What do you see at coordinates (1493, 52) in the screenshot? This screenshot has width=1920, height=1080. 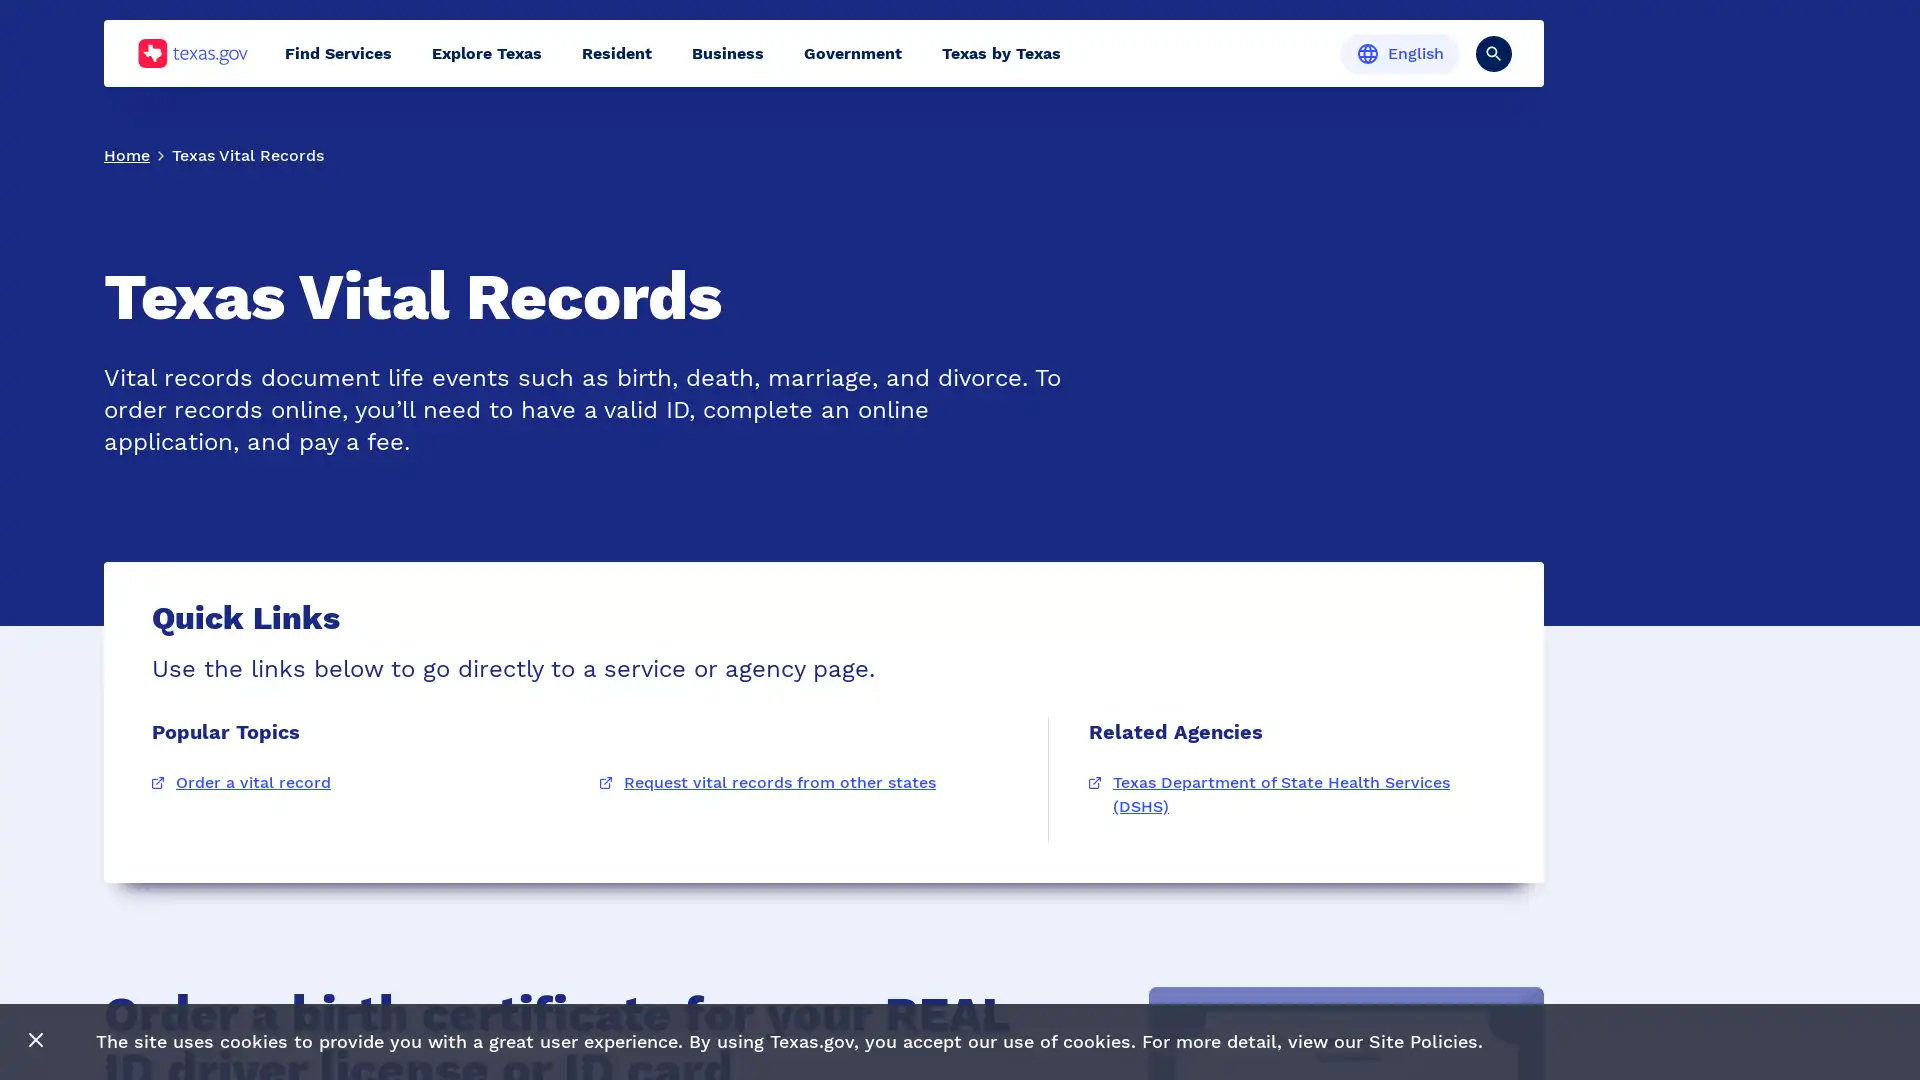 I see `Search` at bounding box center [1493, 52].